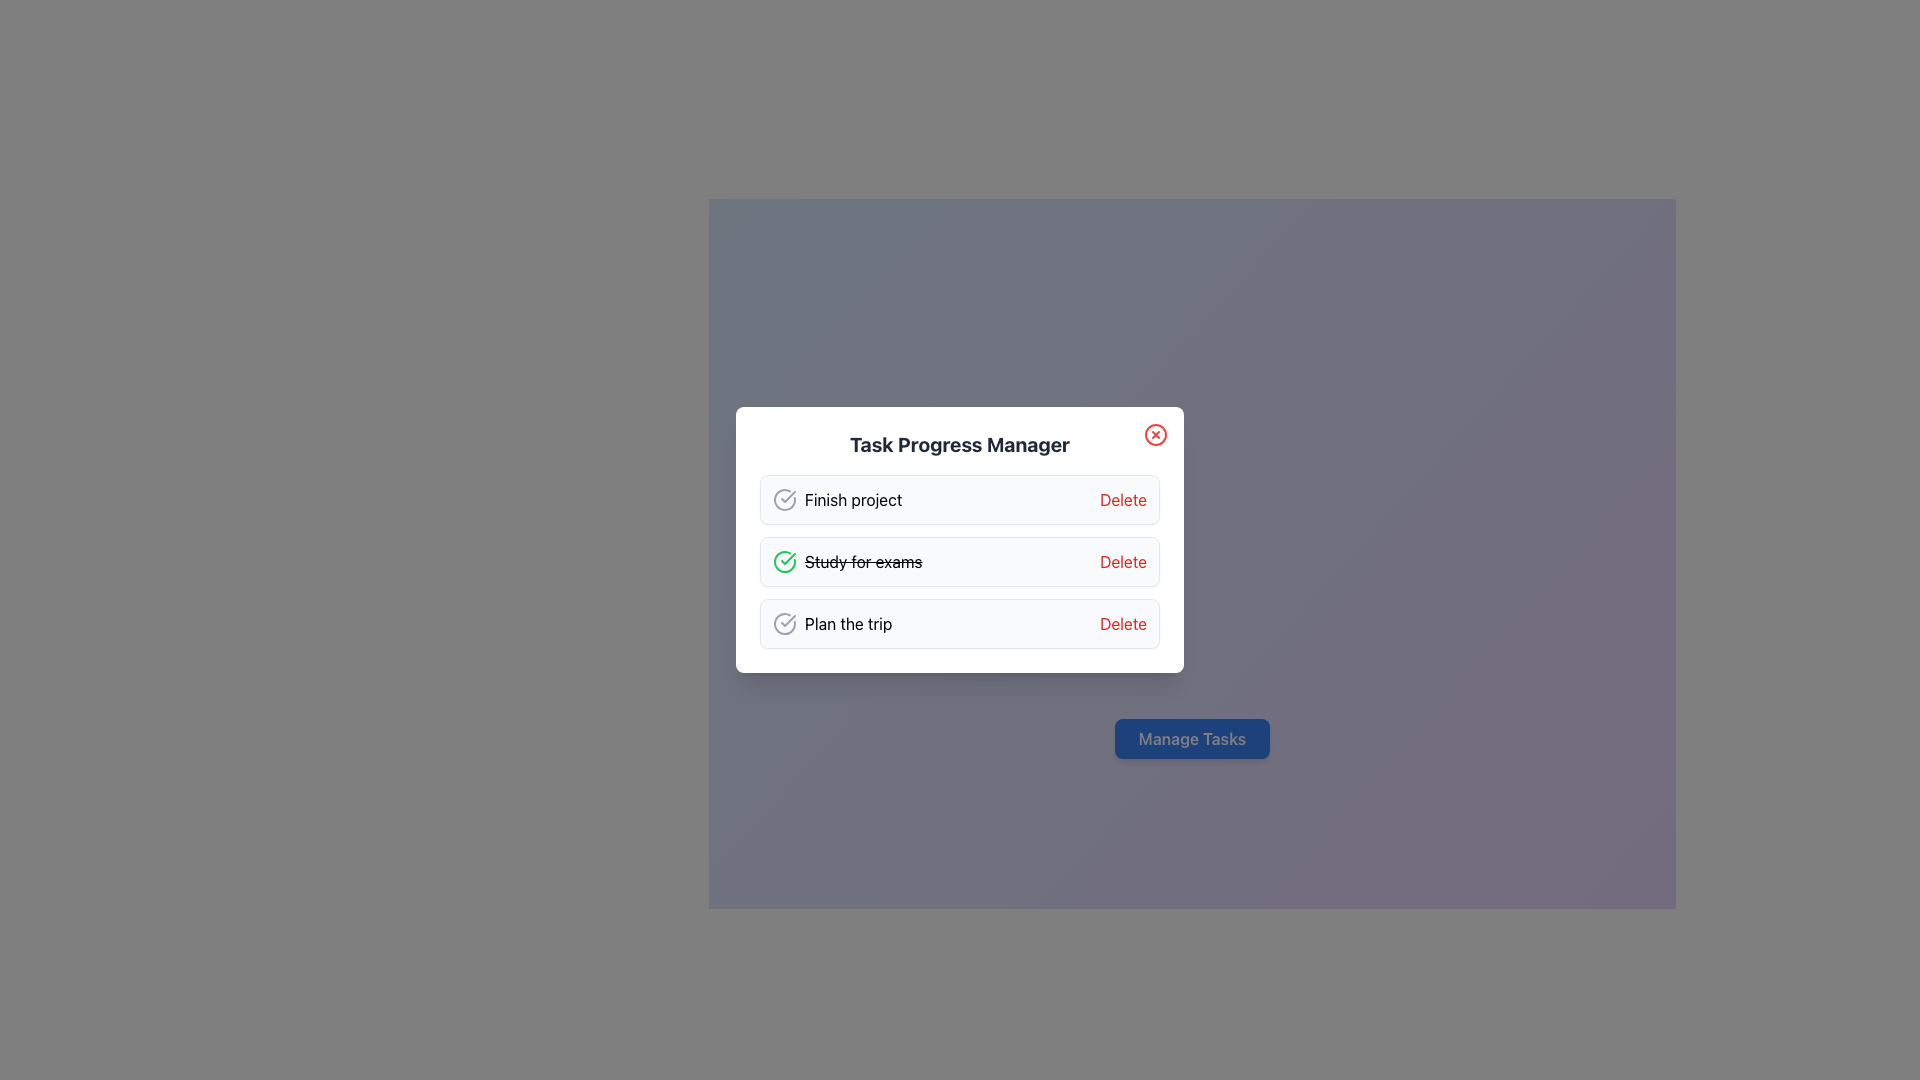  Describe the element at coordinates (960, 562) in the screenshot. I see `the list item displaying the completed task 'Study for exams' with a strikethrough style in the 'Task Progress Manager' modal` at that location.